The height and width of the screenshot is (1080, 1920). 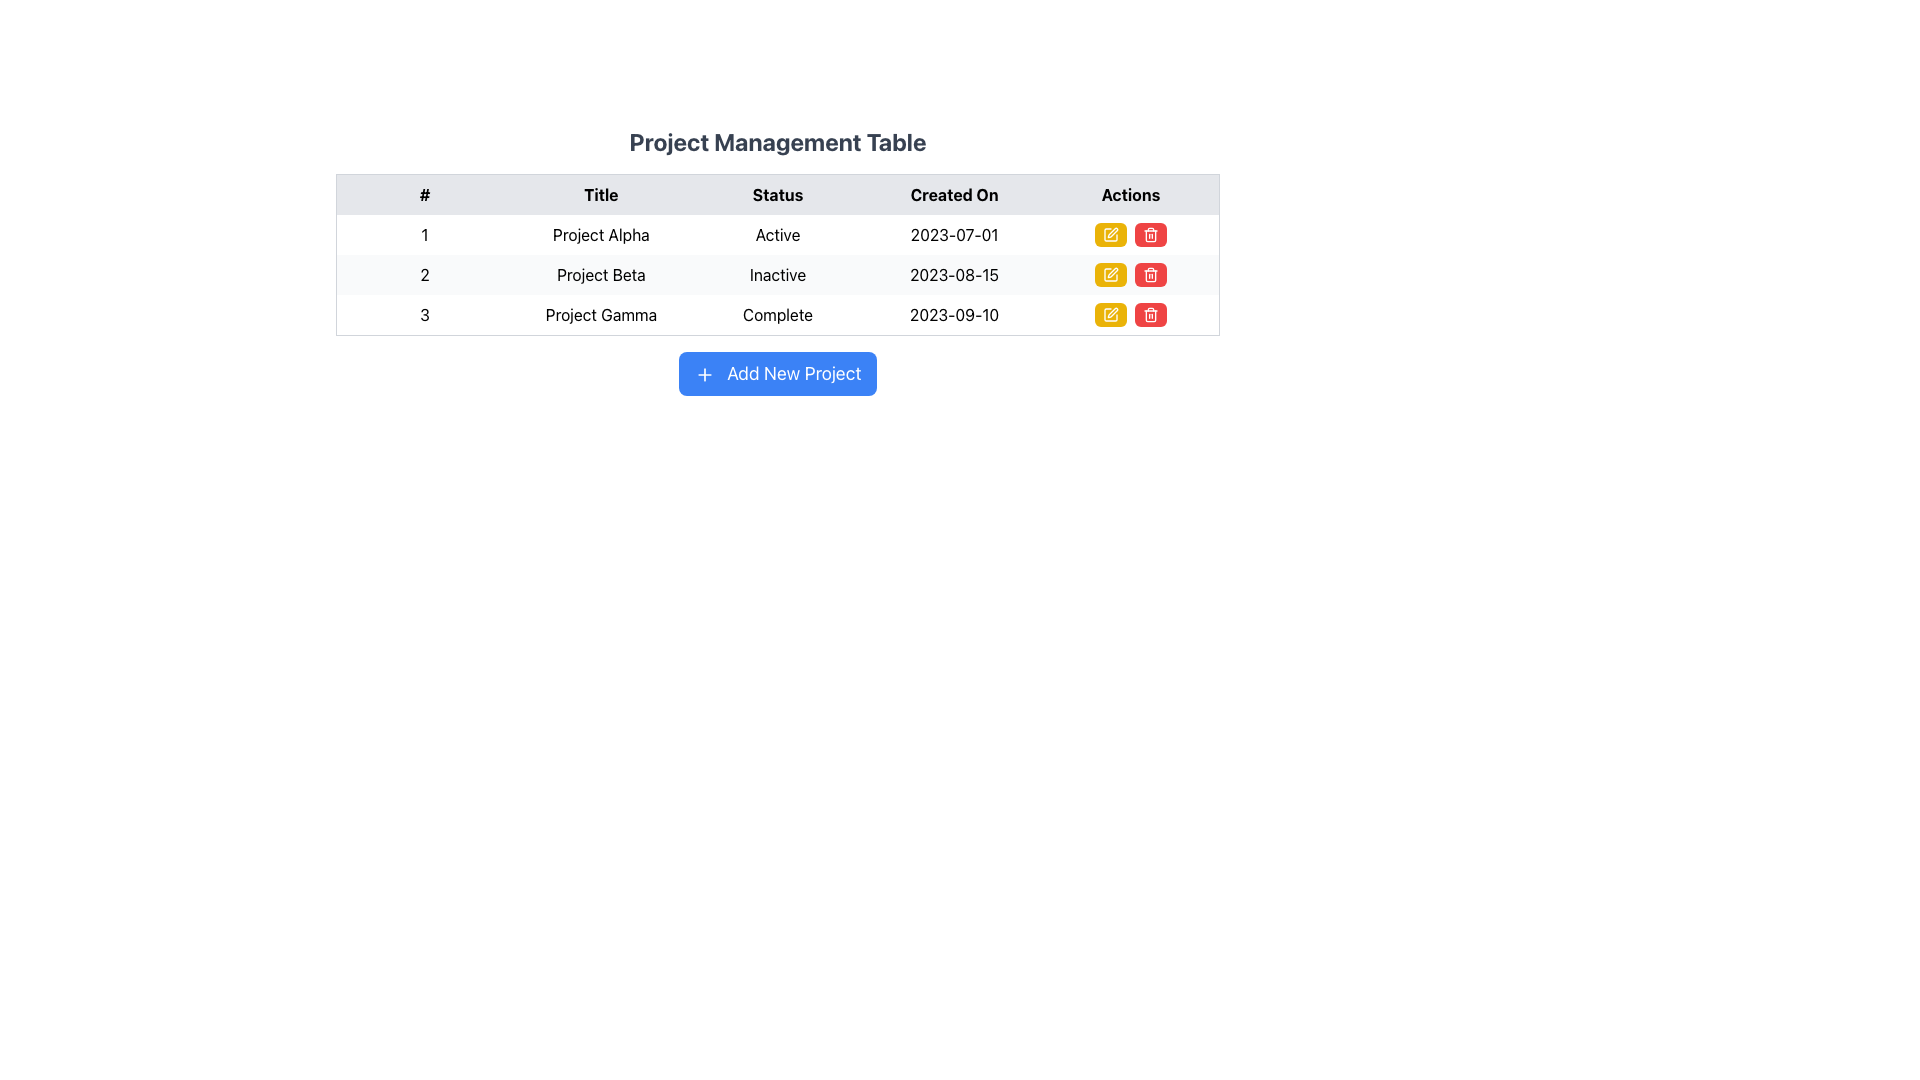 I want to click on the delete icon located in the 'Actions' column of the Project Management Table corresponding to the project 'Project Alpha', so click(x=1150, y=234).